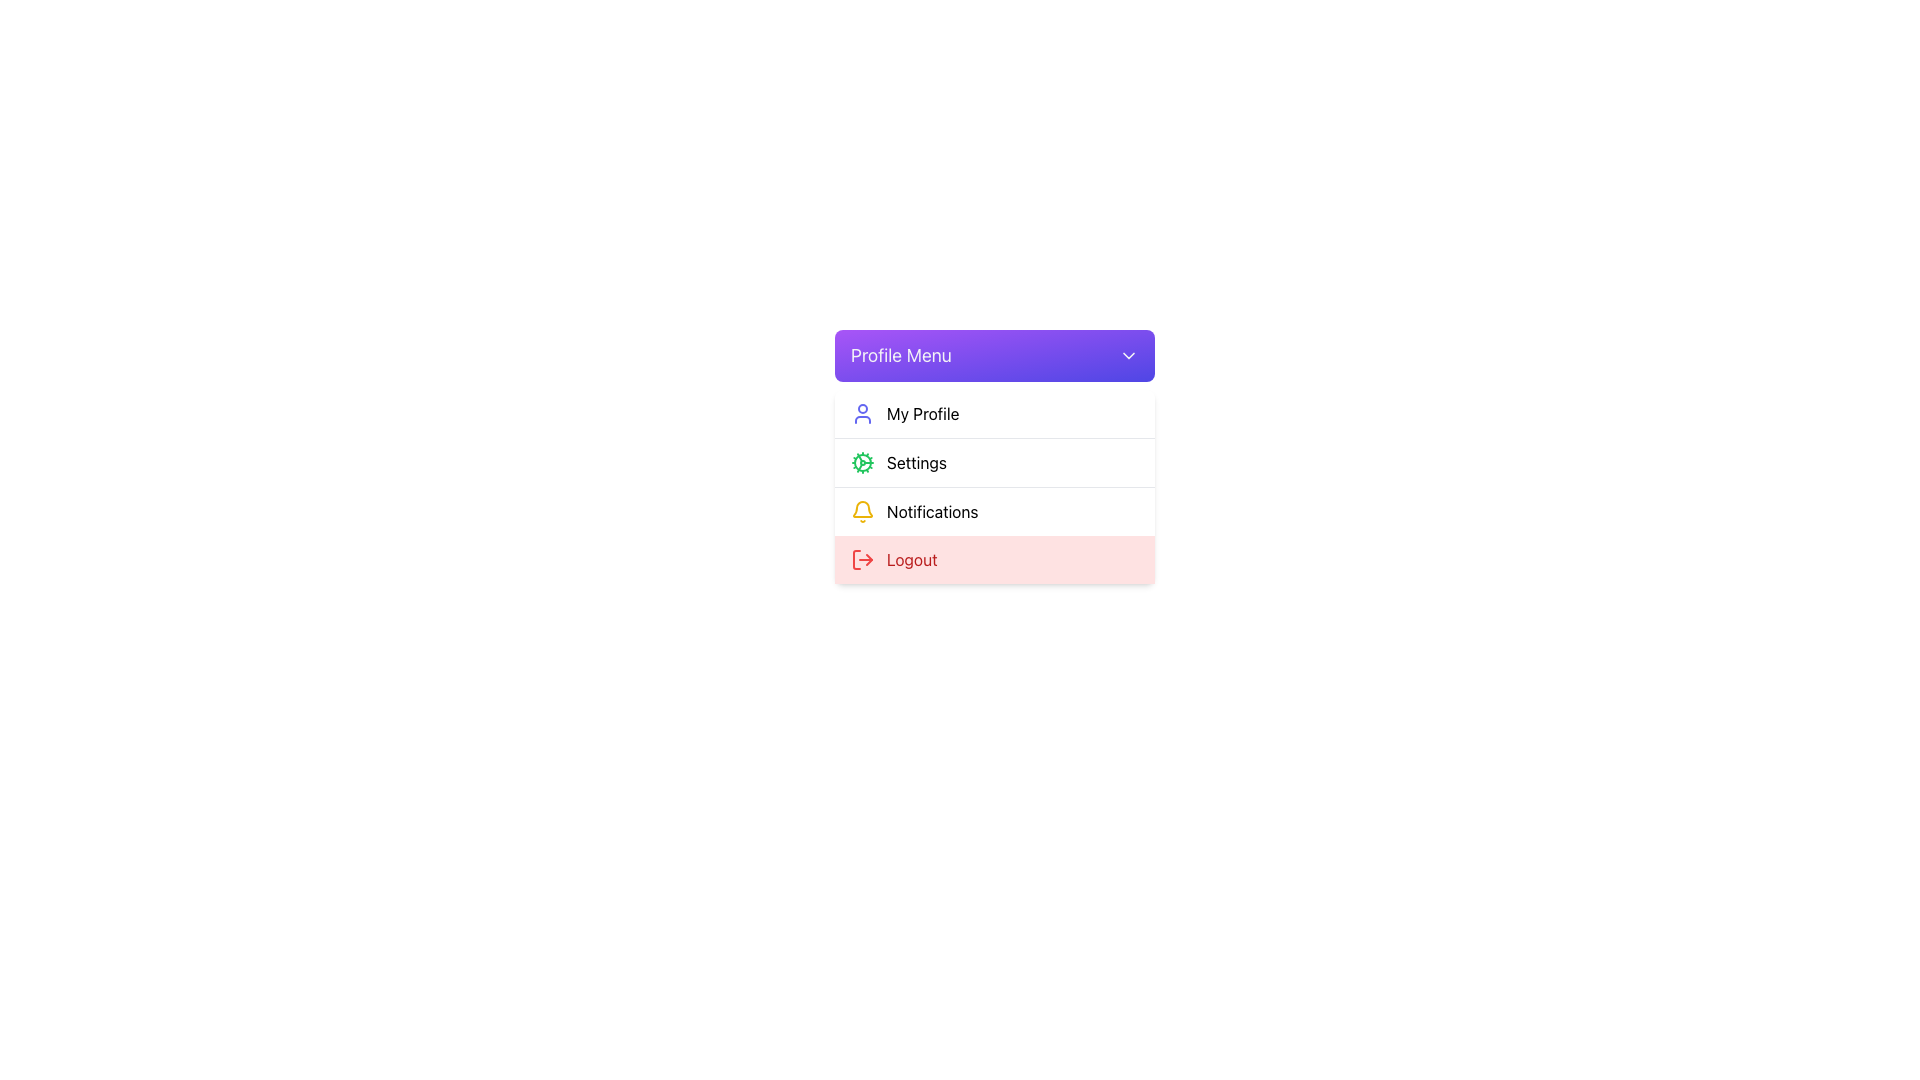  What do you see at coordinates (931, 511) in the screenshot?
I see `the text label displaying 'Notifications' located in the dropdown menu under the 'Profile Menu' header, positioned next to a yellow bell icon` at bounding box center [931, 511].